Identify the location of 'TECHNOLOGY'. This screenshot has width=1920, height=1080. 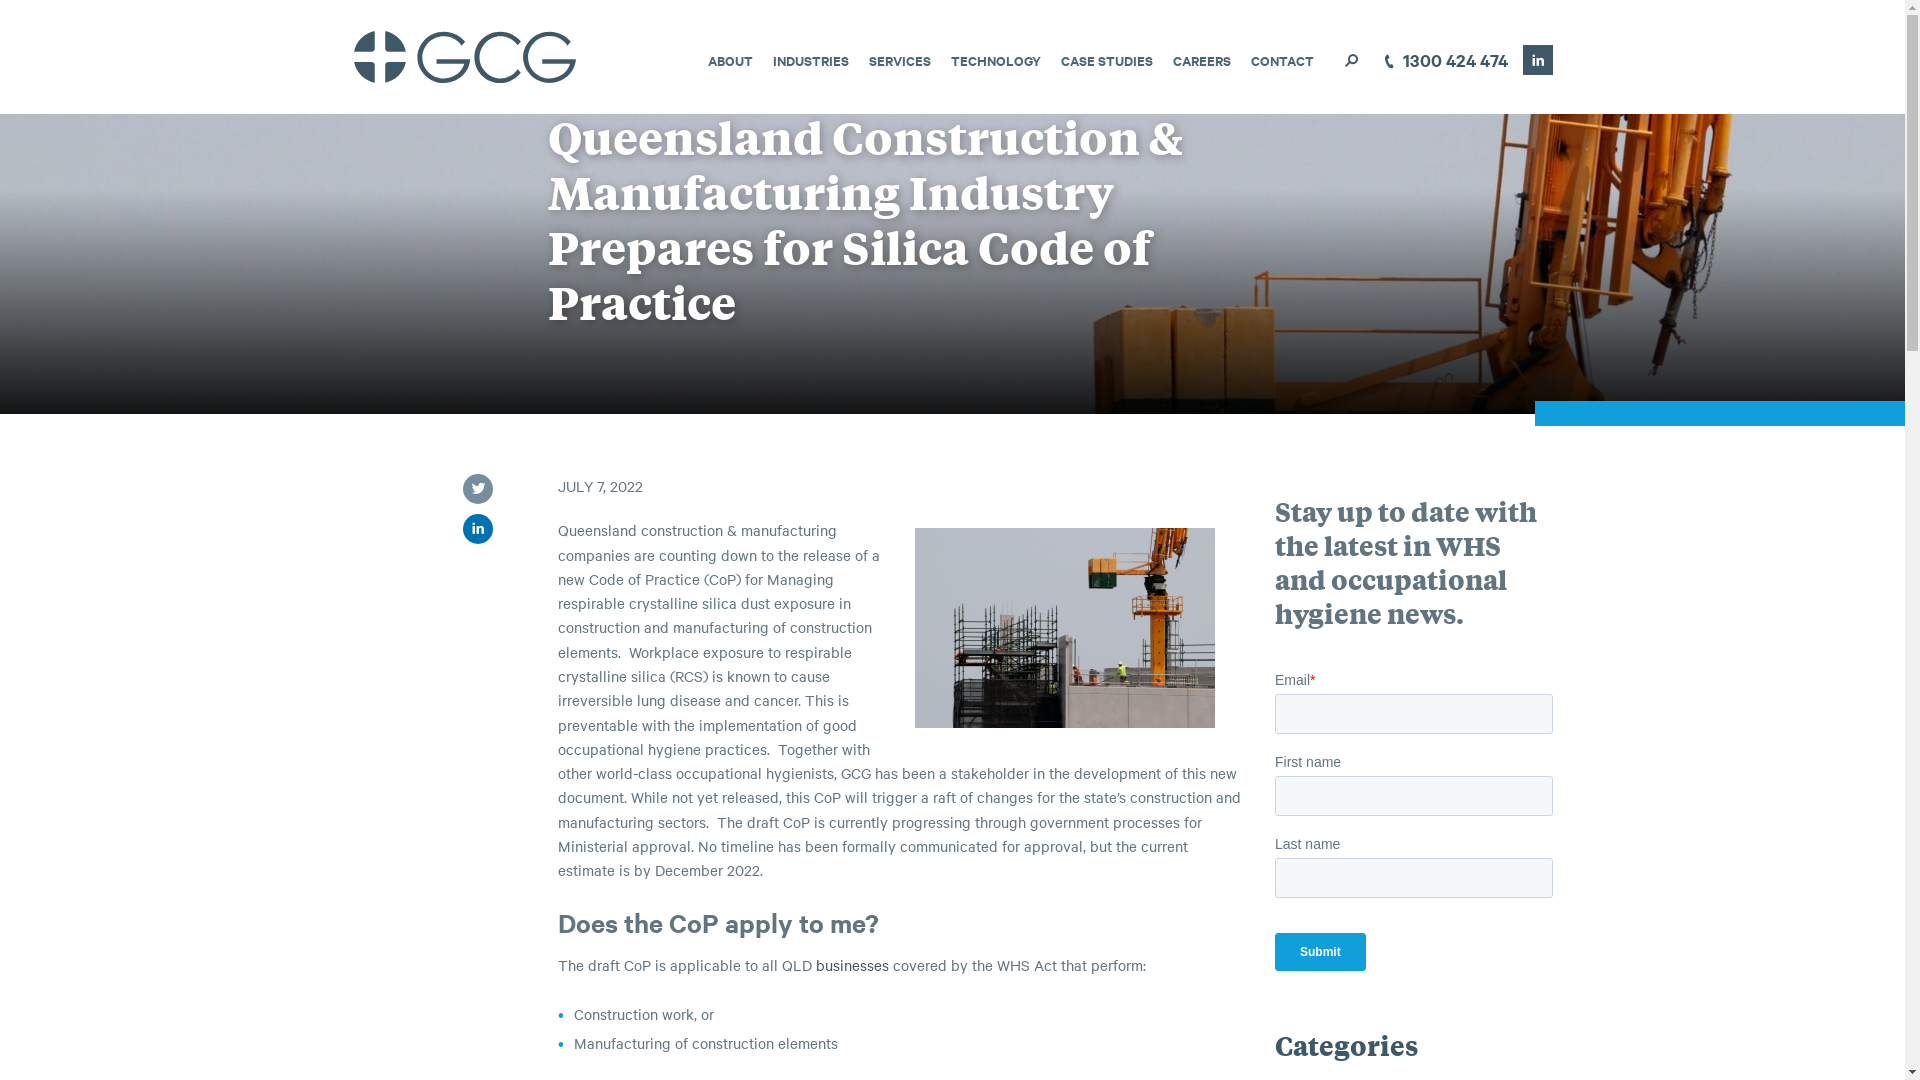
(949, 59).